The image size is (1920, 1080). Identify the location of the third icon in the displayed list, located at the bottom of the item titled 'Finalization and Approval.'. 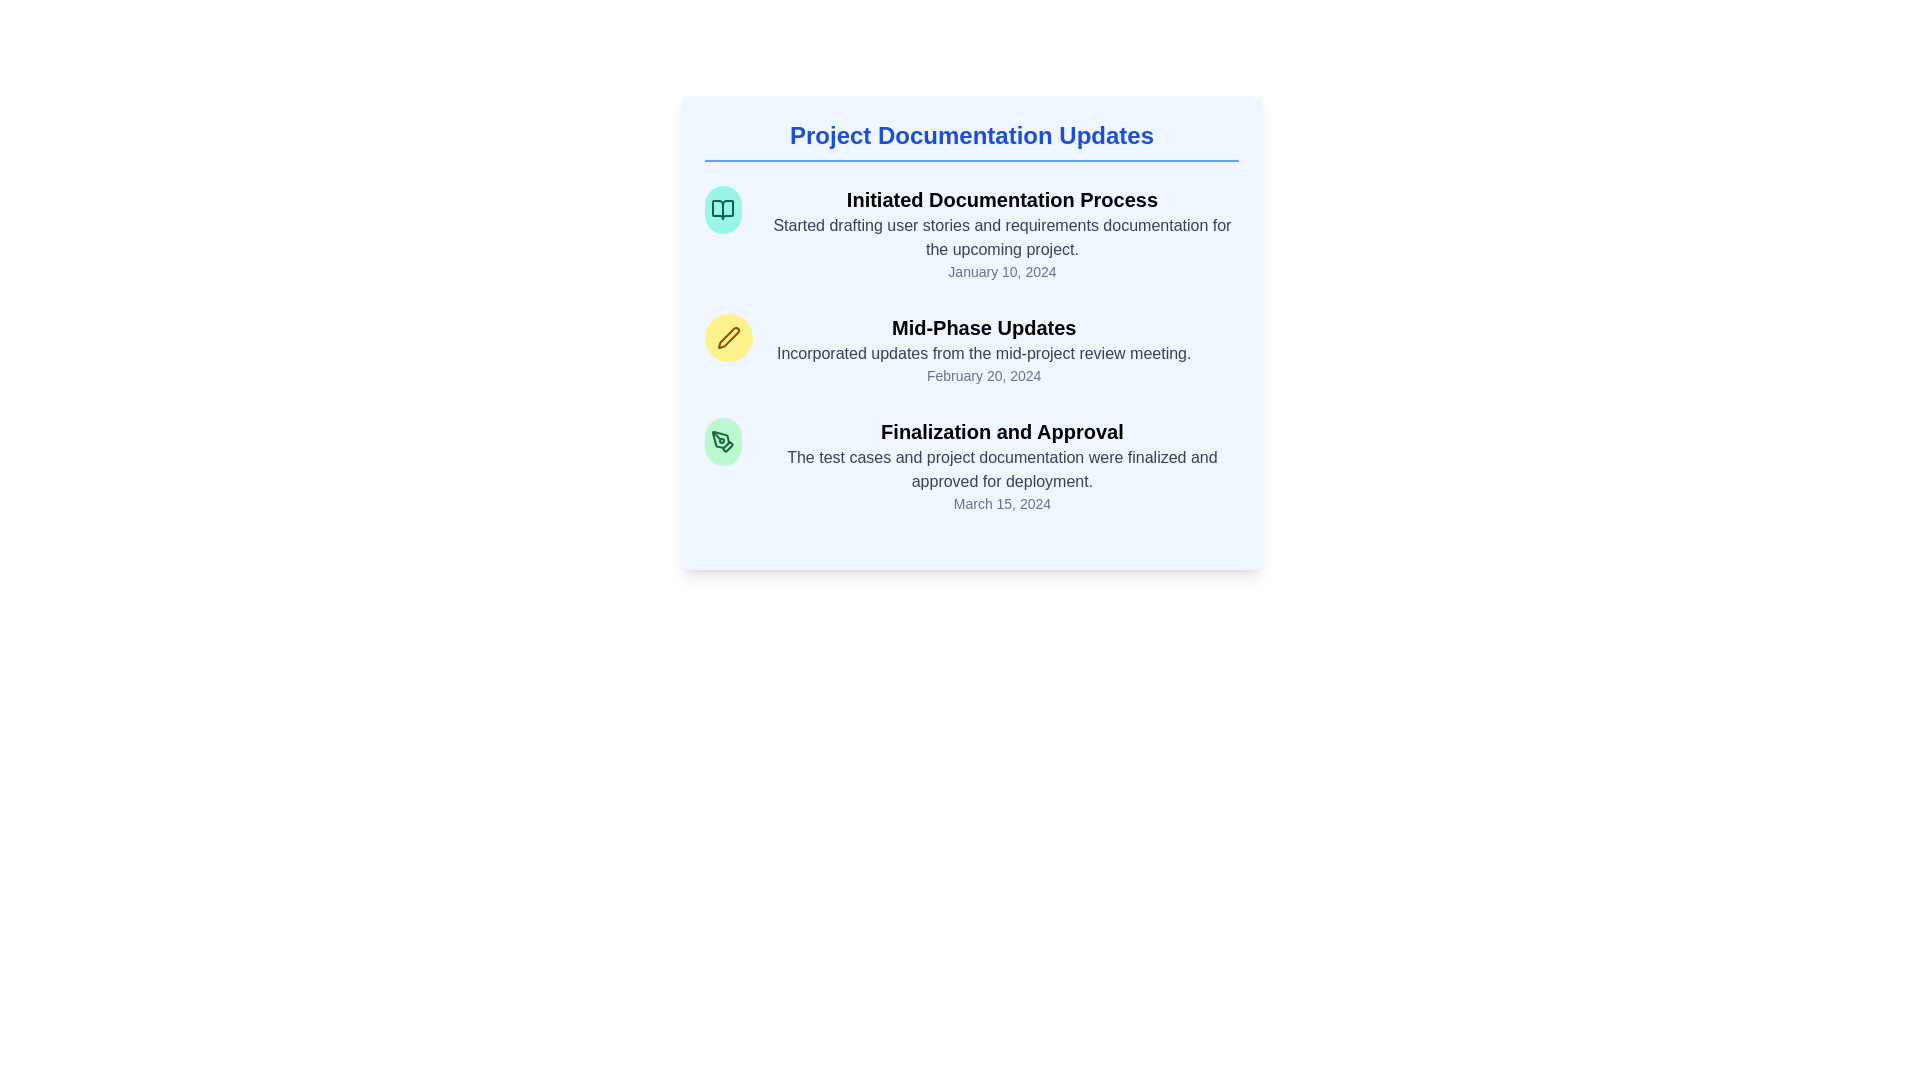
(727, 446).